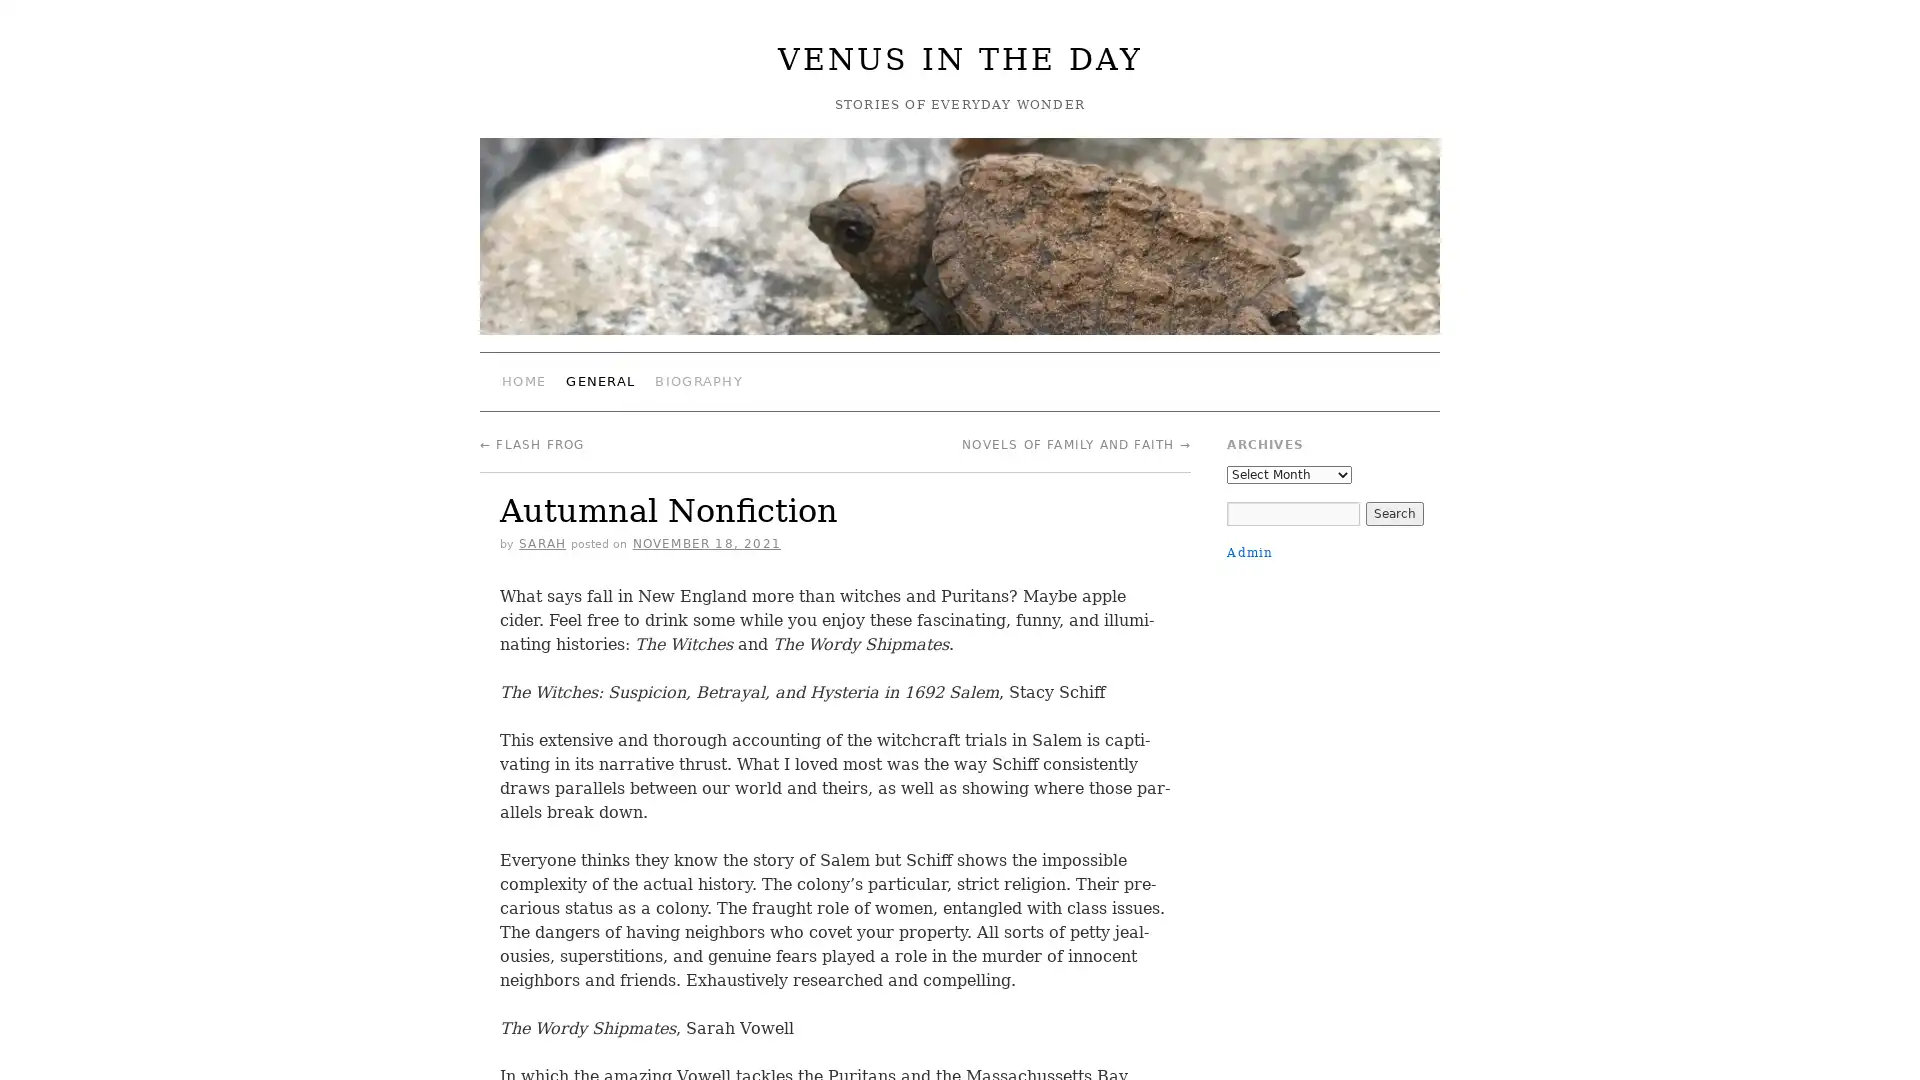 This screenshot has width=1920, height=1080. What do you see at coordinates (1392, 512) in the screenshot?
I see `Search` at bounding box center [1392, 512].